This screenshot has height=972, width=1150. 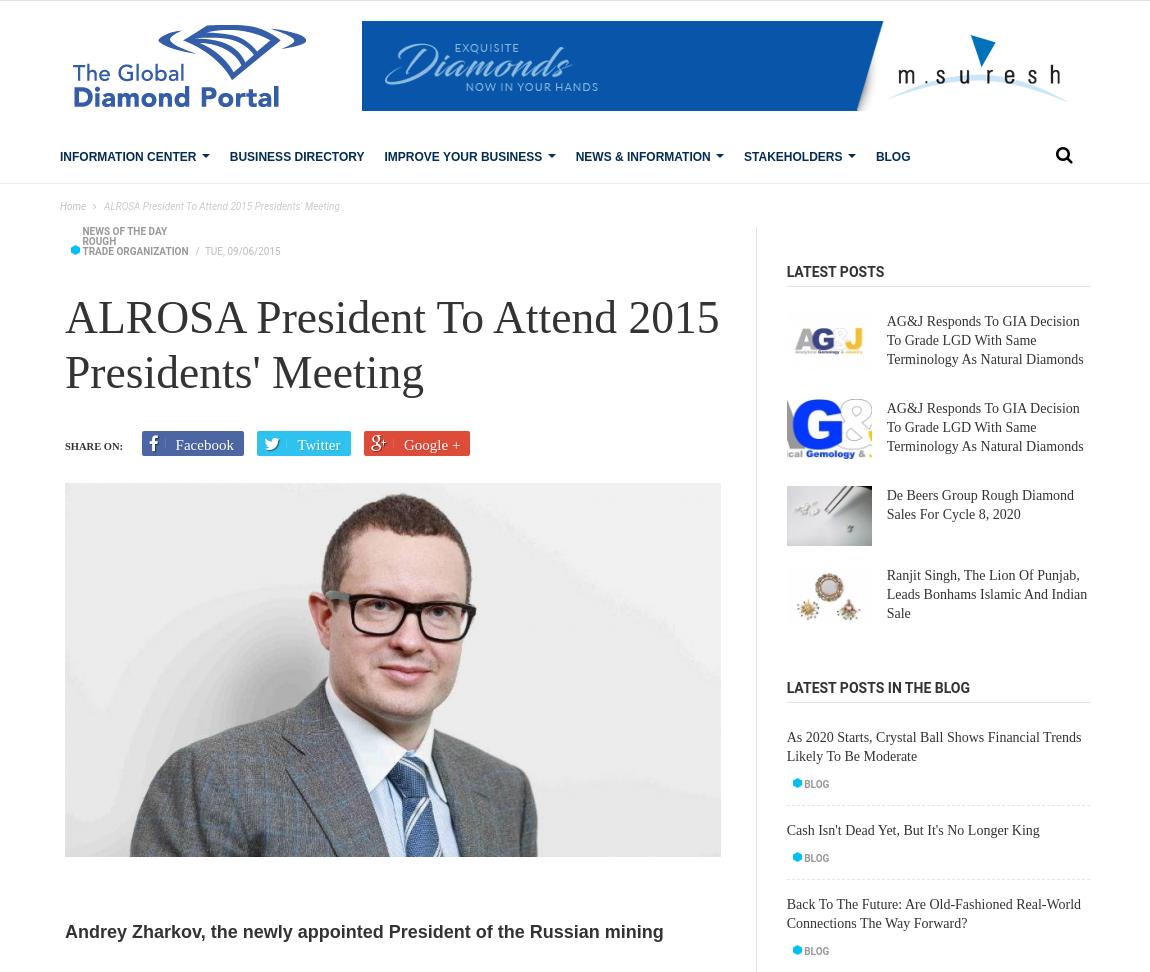 I want to click on 'As 2020 starts, crystal ball shows financial trends likely to be moderate', so click(x=933, y=746).